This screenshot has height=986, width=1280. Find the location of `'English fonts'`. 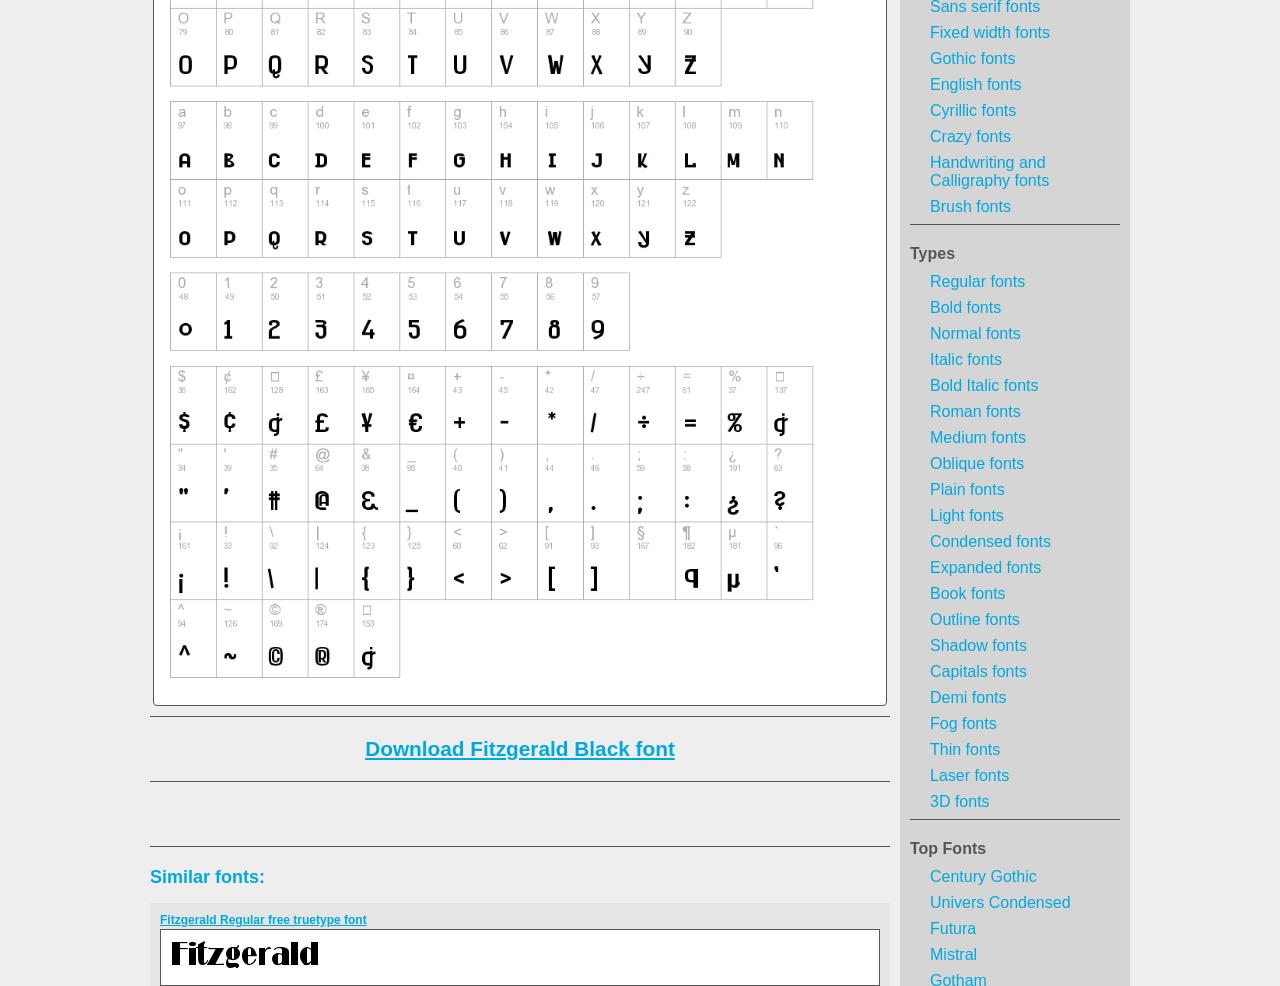

'English fonts' is located at coordinates (929, 84).